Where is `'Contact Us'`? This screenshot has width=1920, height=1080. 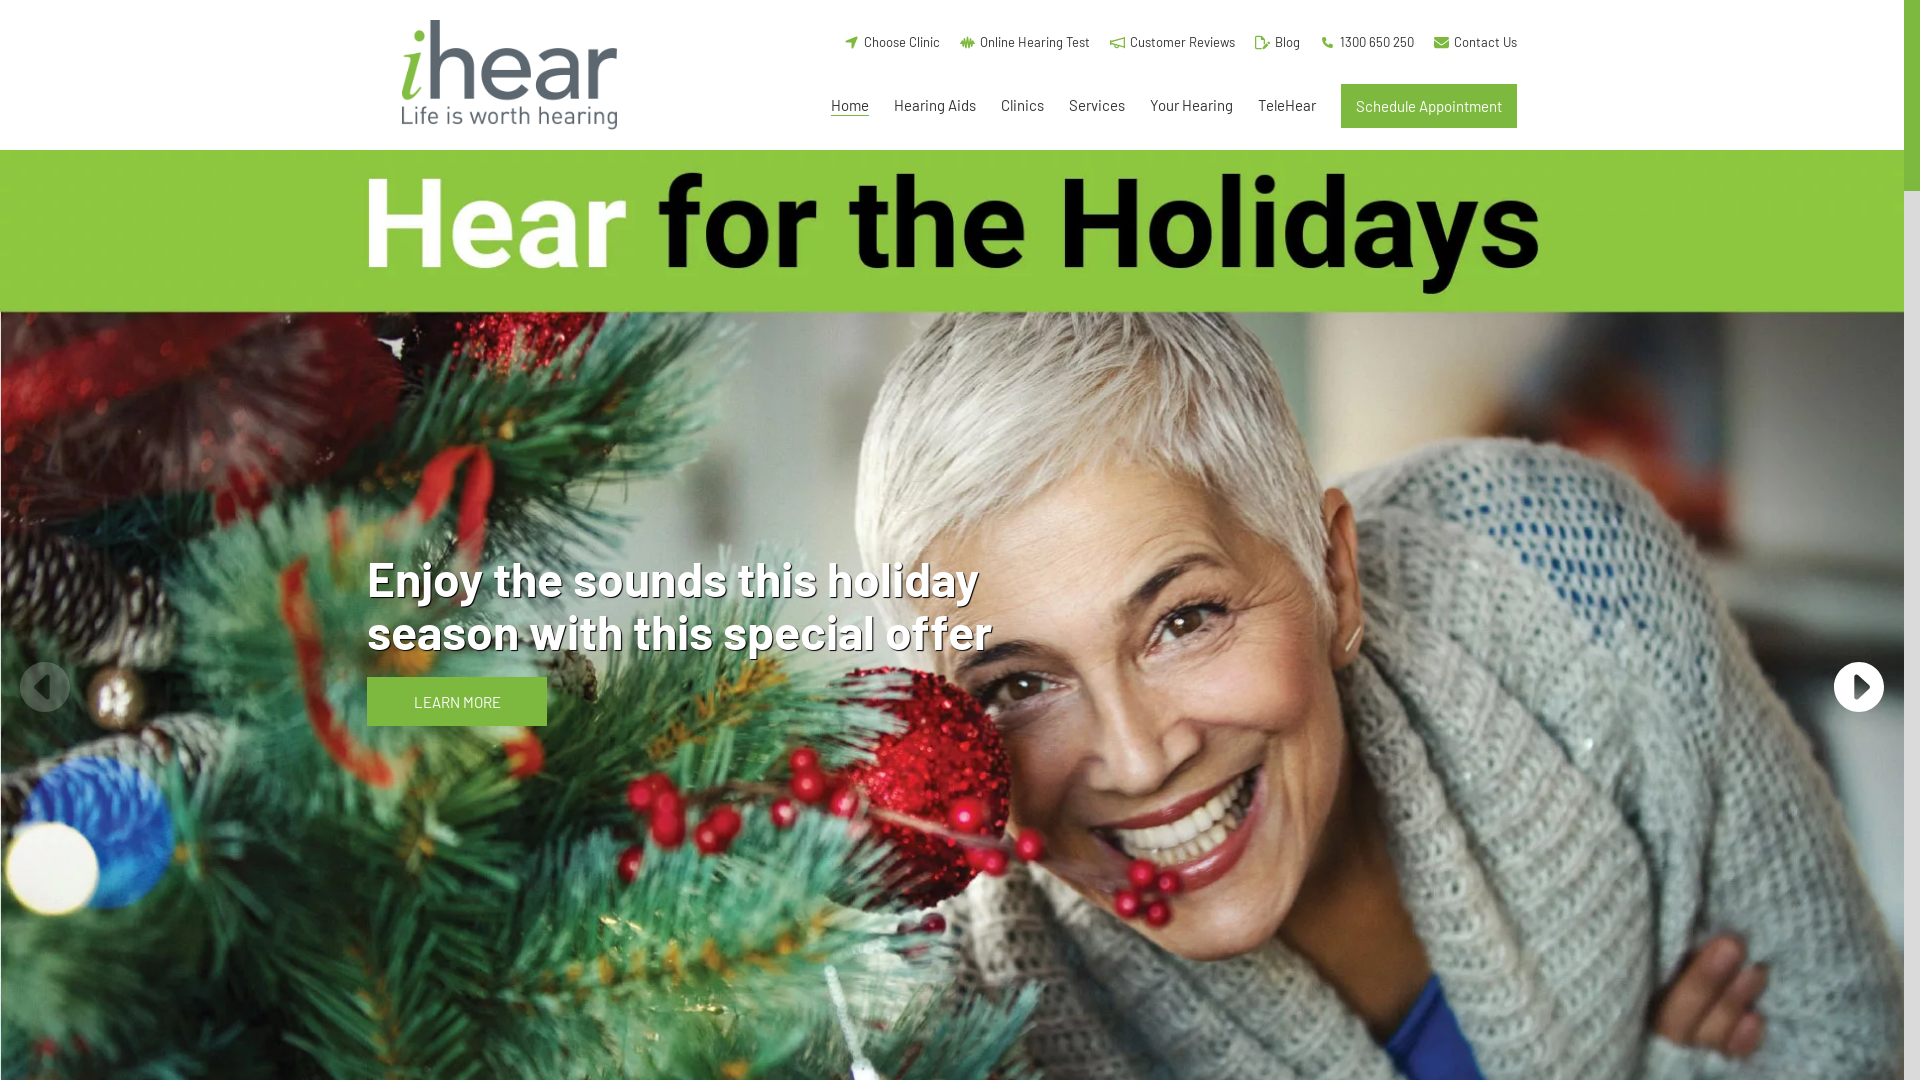
'Contact Us' is located at coordinates (1475, 41).